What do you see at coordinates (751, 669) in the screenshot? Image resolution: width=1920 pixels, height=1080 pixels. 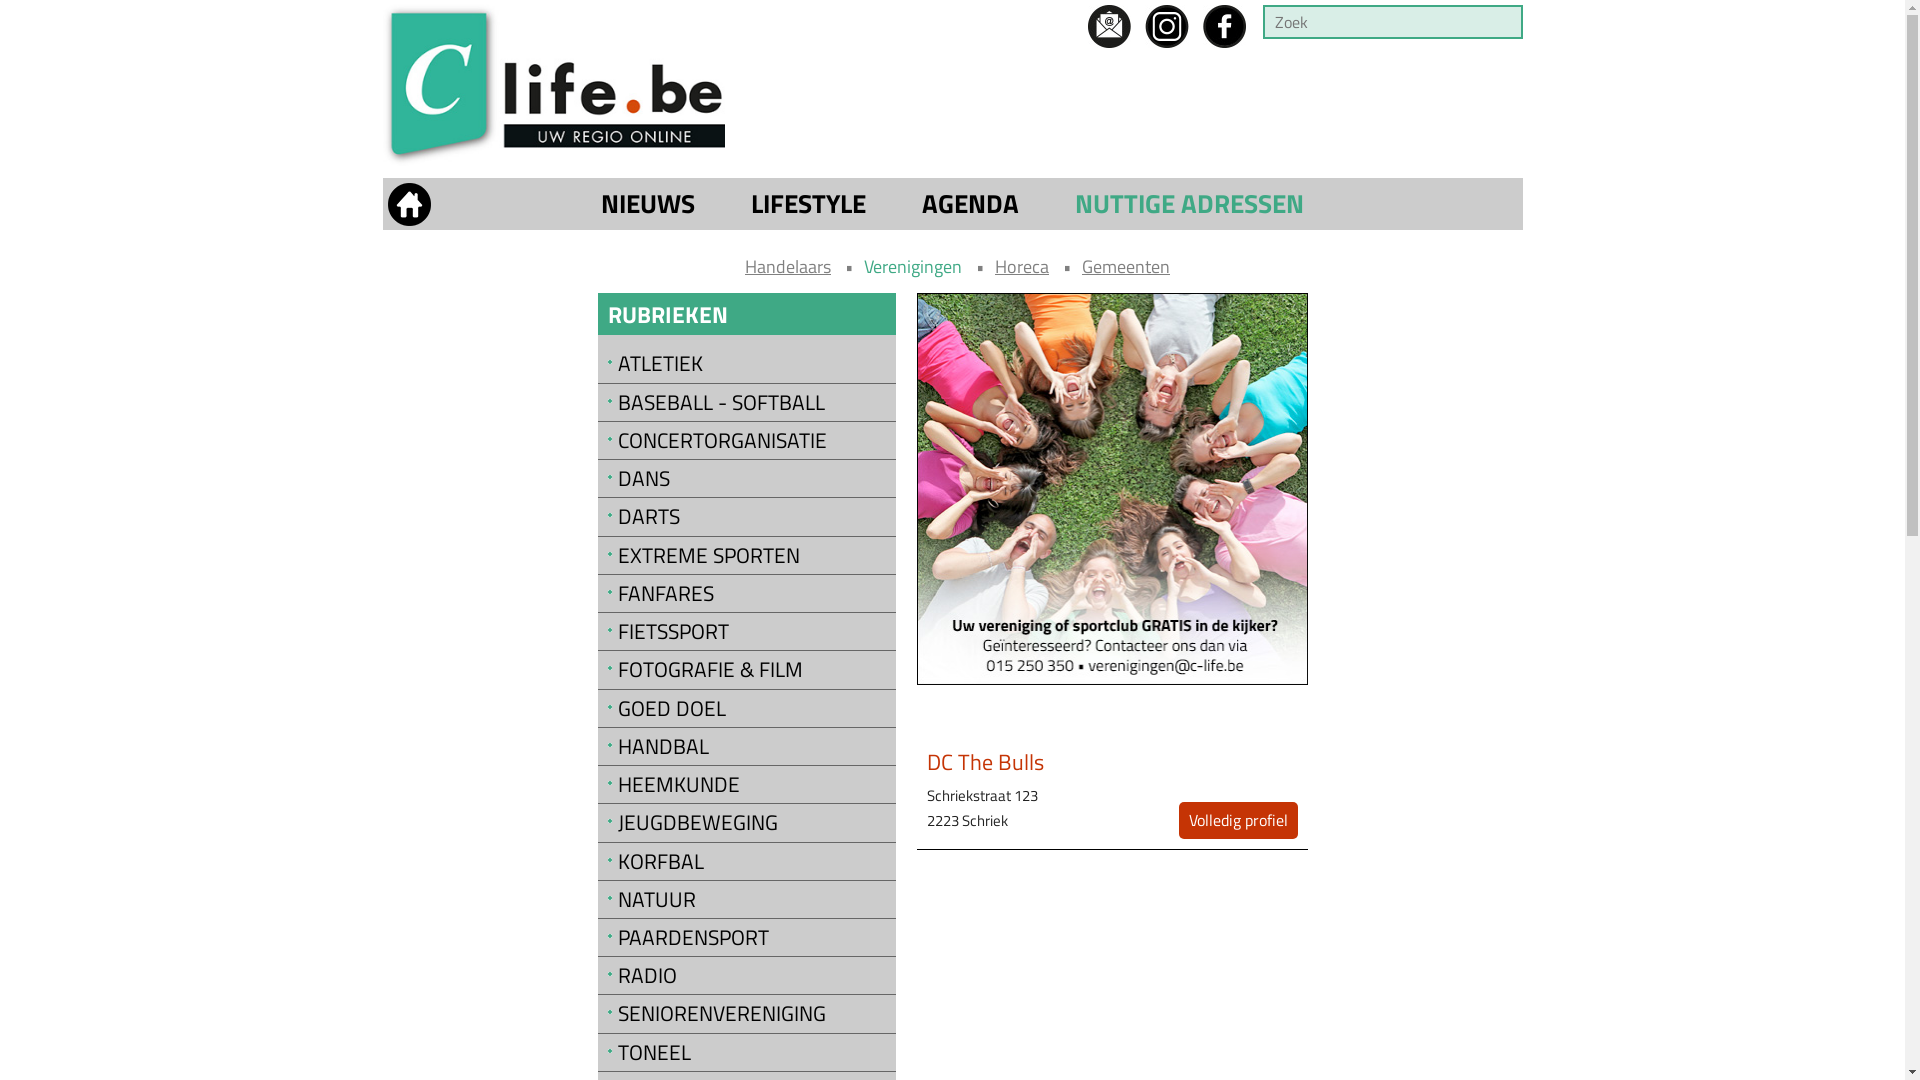 I see `'FOTOGRAFIE & FILM'` at bounding box center [751, 669].